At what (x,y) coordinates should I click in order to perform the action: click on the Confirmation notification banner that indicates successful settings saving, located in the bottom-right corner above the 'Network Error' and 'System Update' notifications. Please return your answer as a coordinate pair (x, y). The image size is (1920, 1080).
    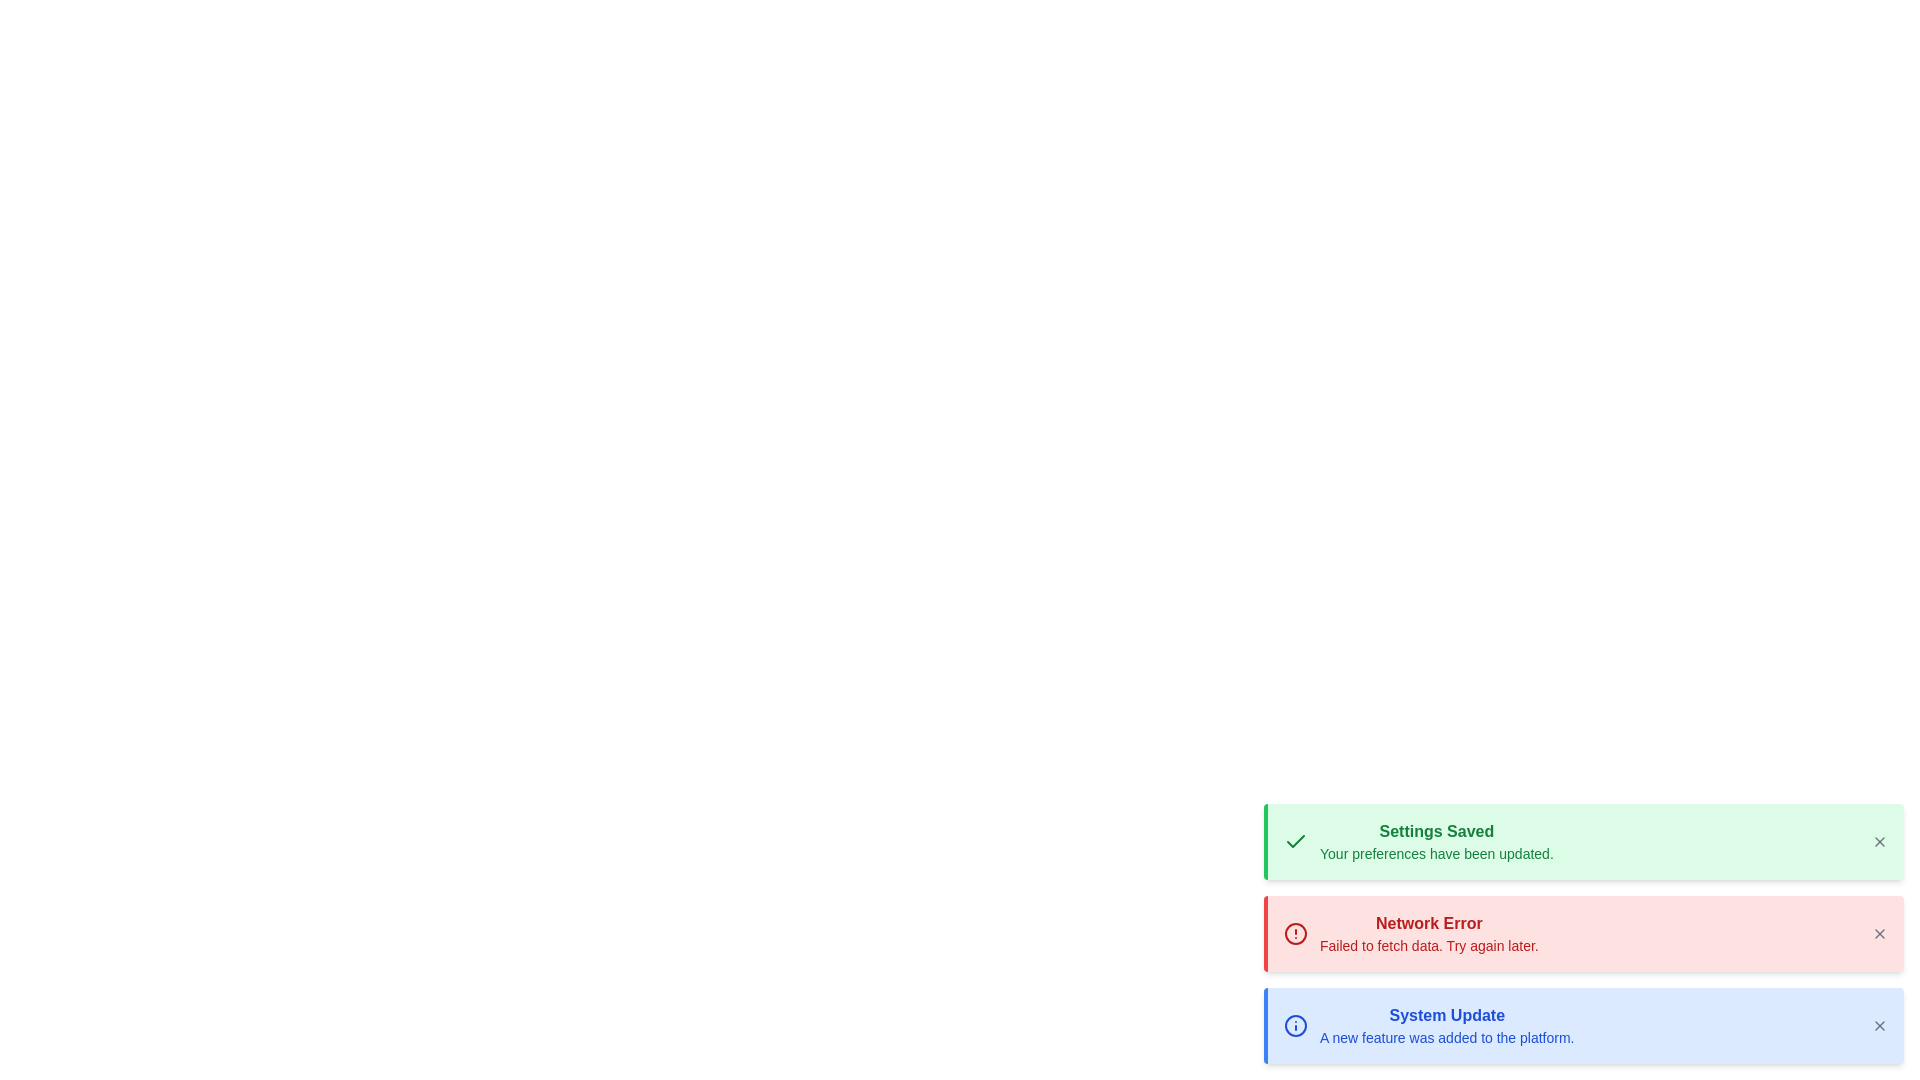
    Looking at the image, I should click on (1583, 841).